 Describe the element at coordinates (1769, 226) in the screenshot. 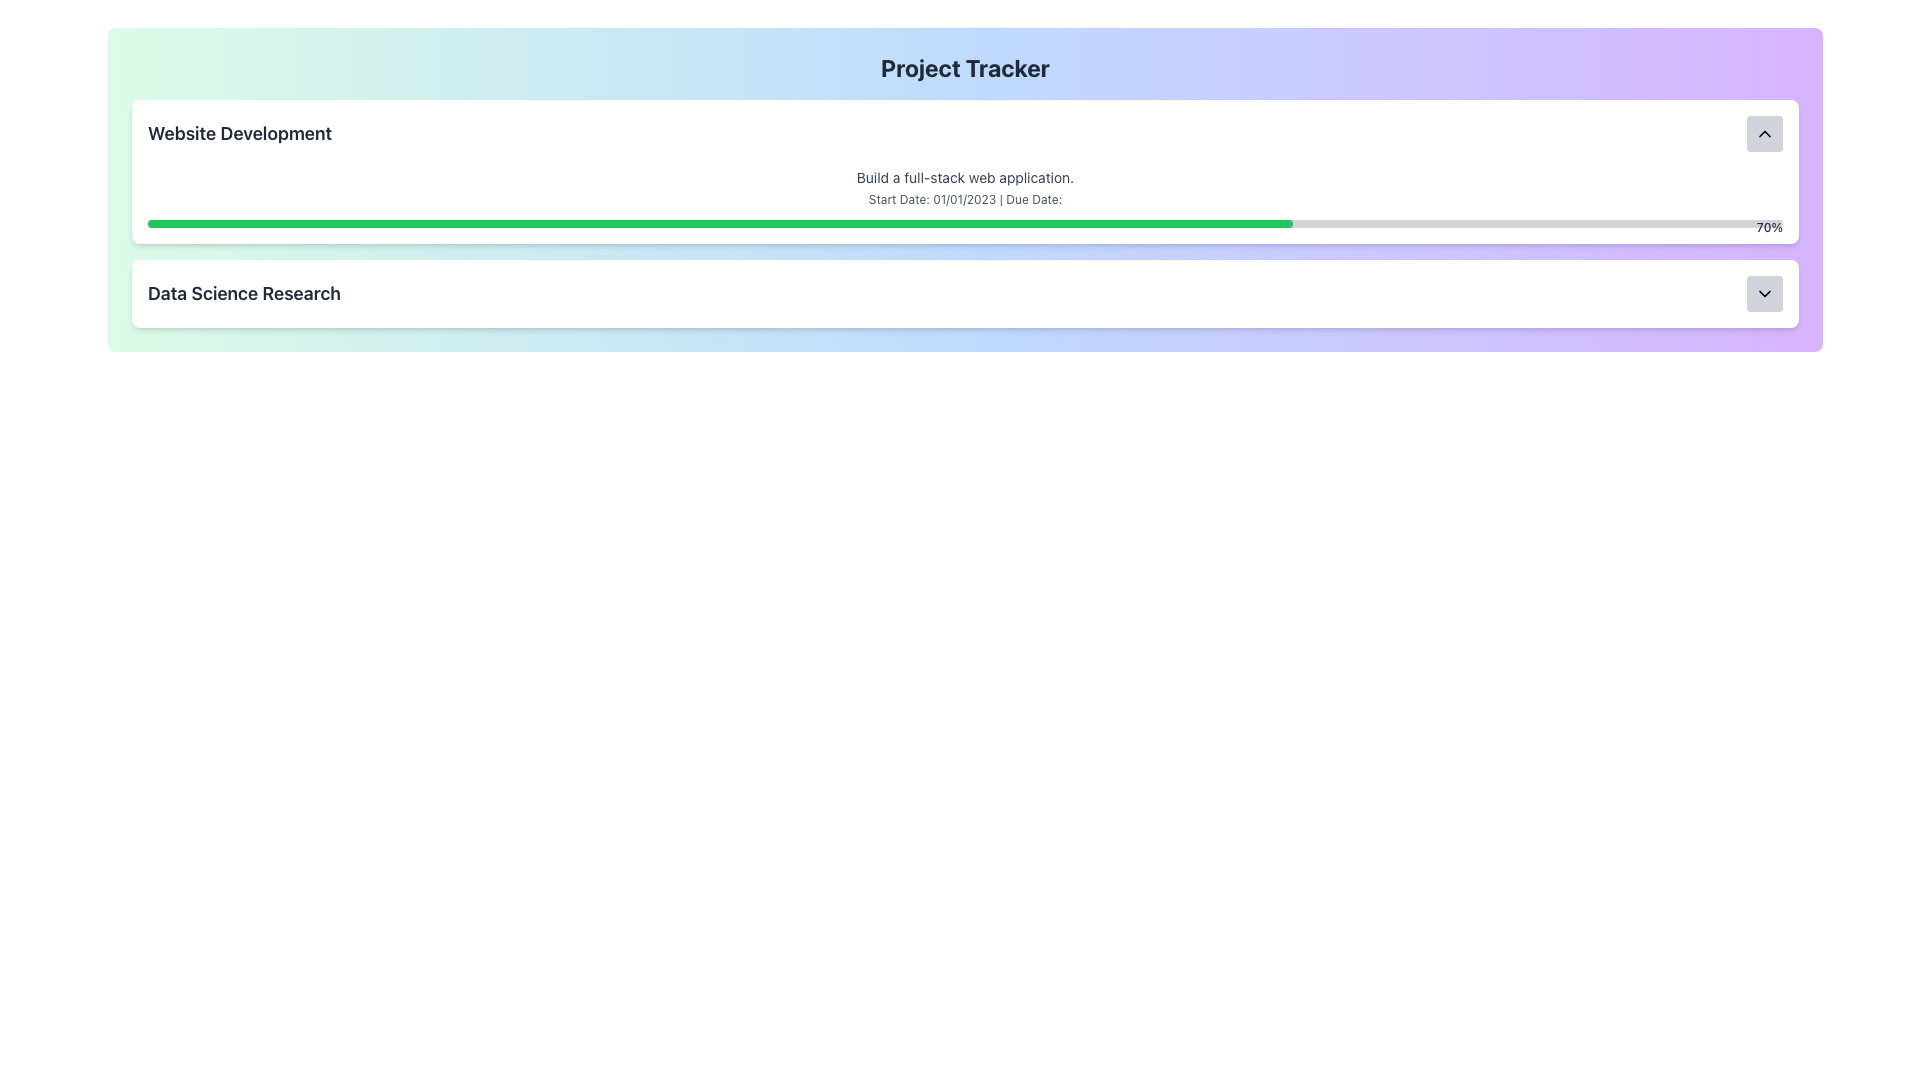

I see `the progress indicator text on the far right side of the progress bar in the 'Website Development' section` at that location.